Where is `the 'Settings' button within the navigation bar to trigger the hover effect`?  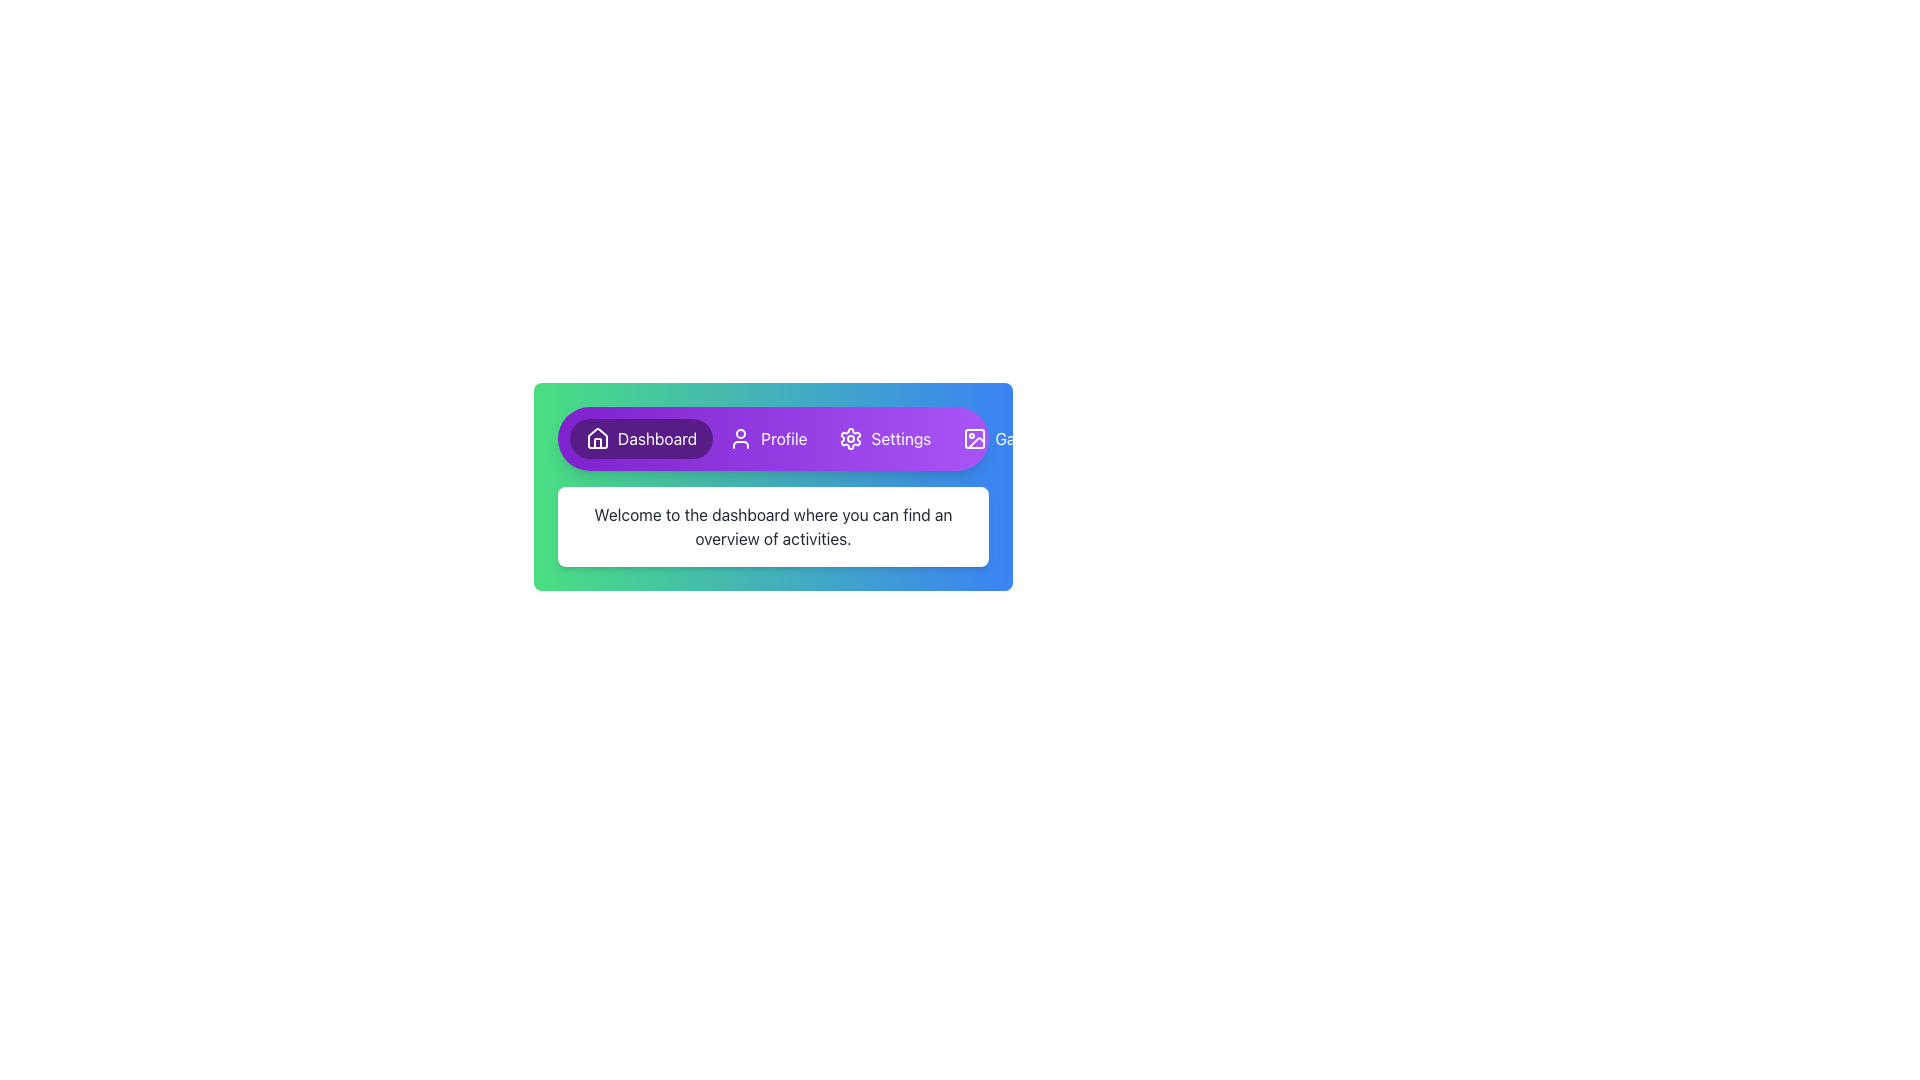
the 'Settings' button within the navigation bar to trigger the hover effect is located at coordinates (884, 438).